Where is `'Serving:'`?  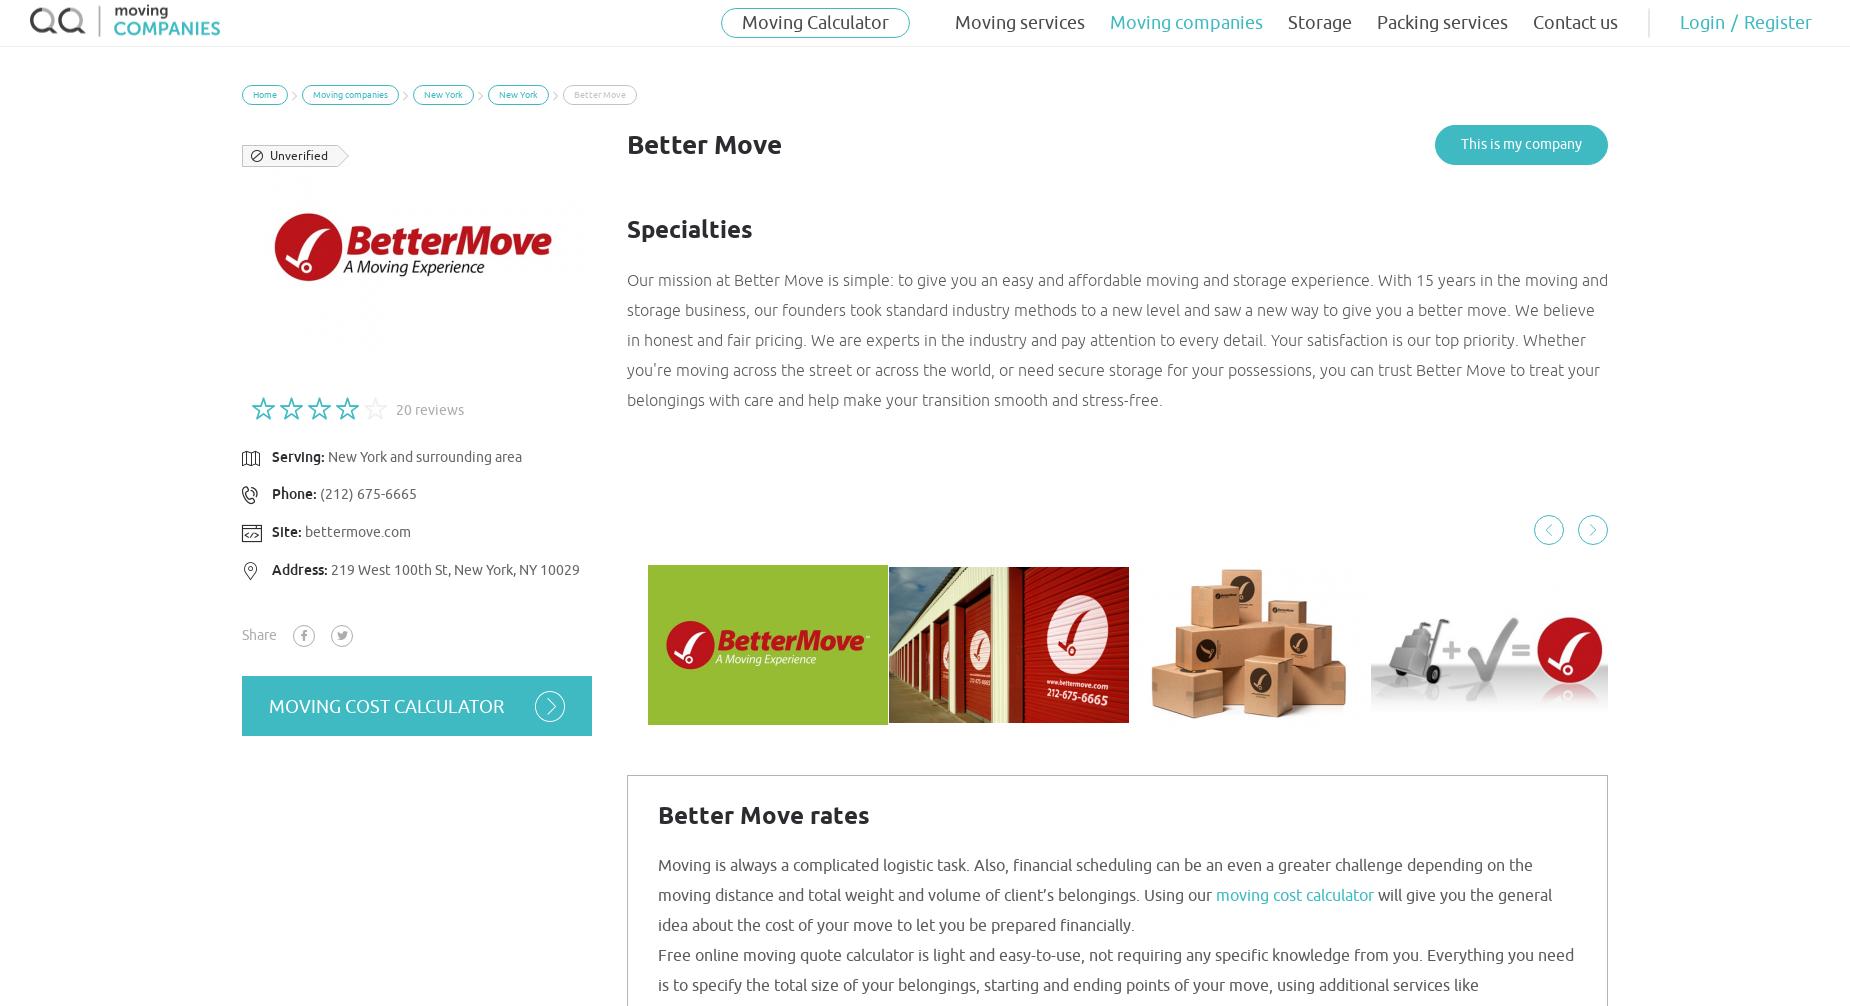 'Serving:' is located at coordinates (299, 455).